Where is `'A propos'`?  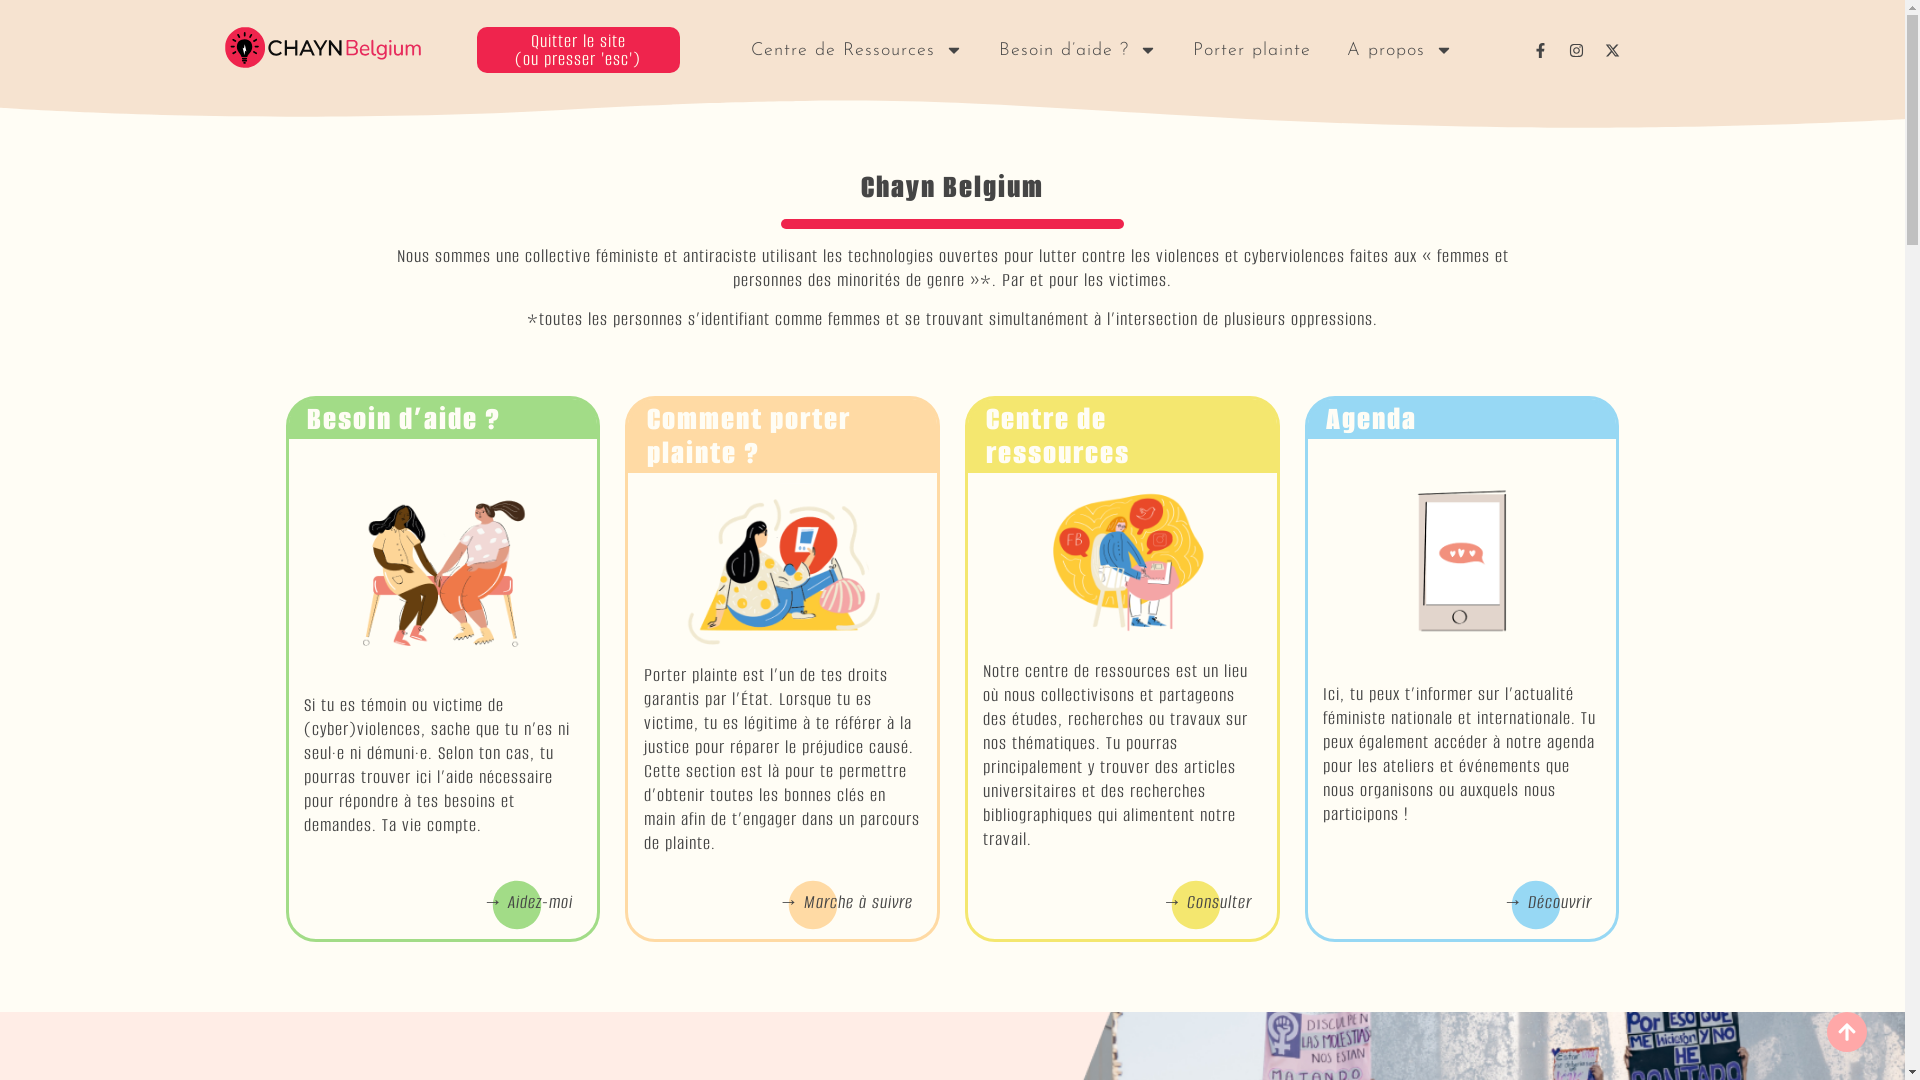 'A propos' is located at coordinates (1399, 49).